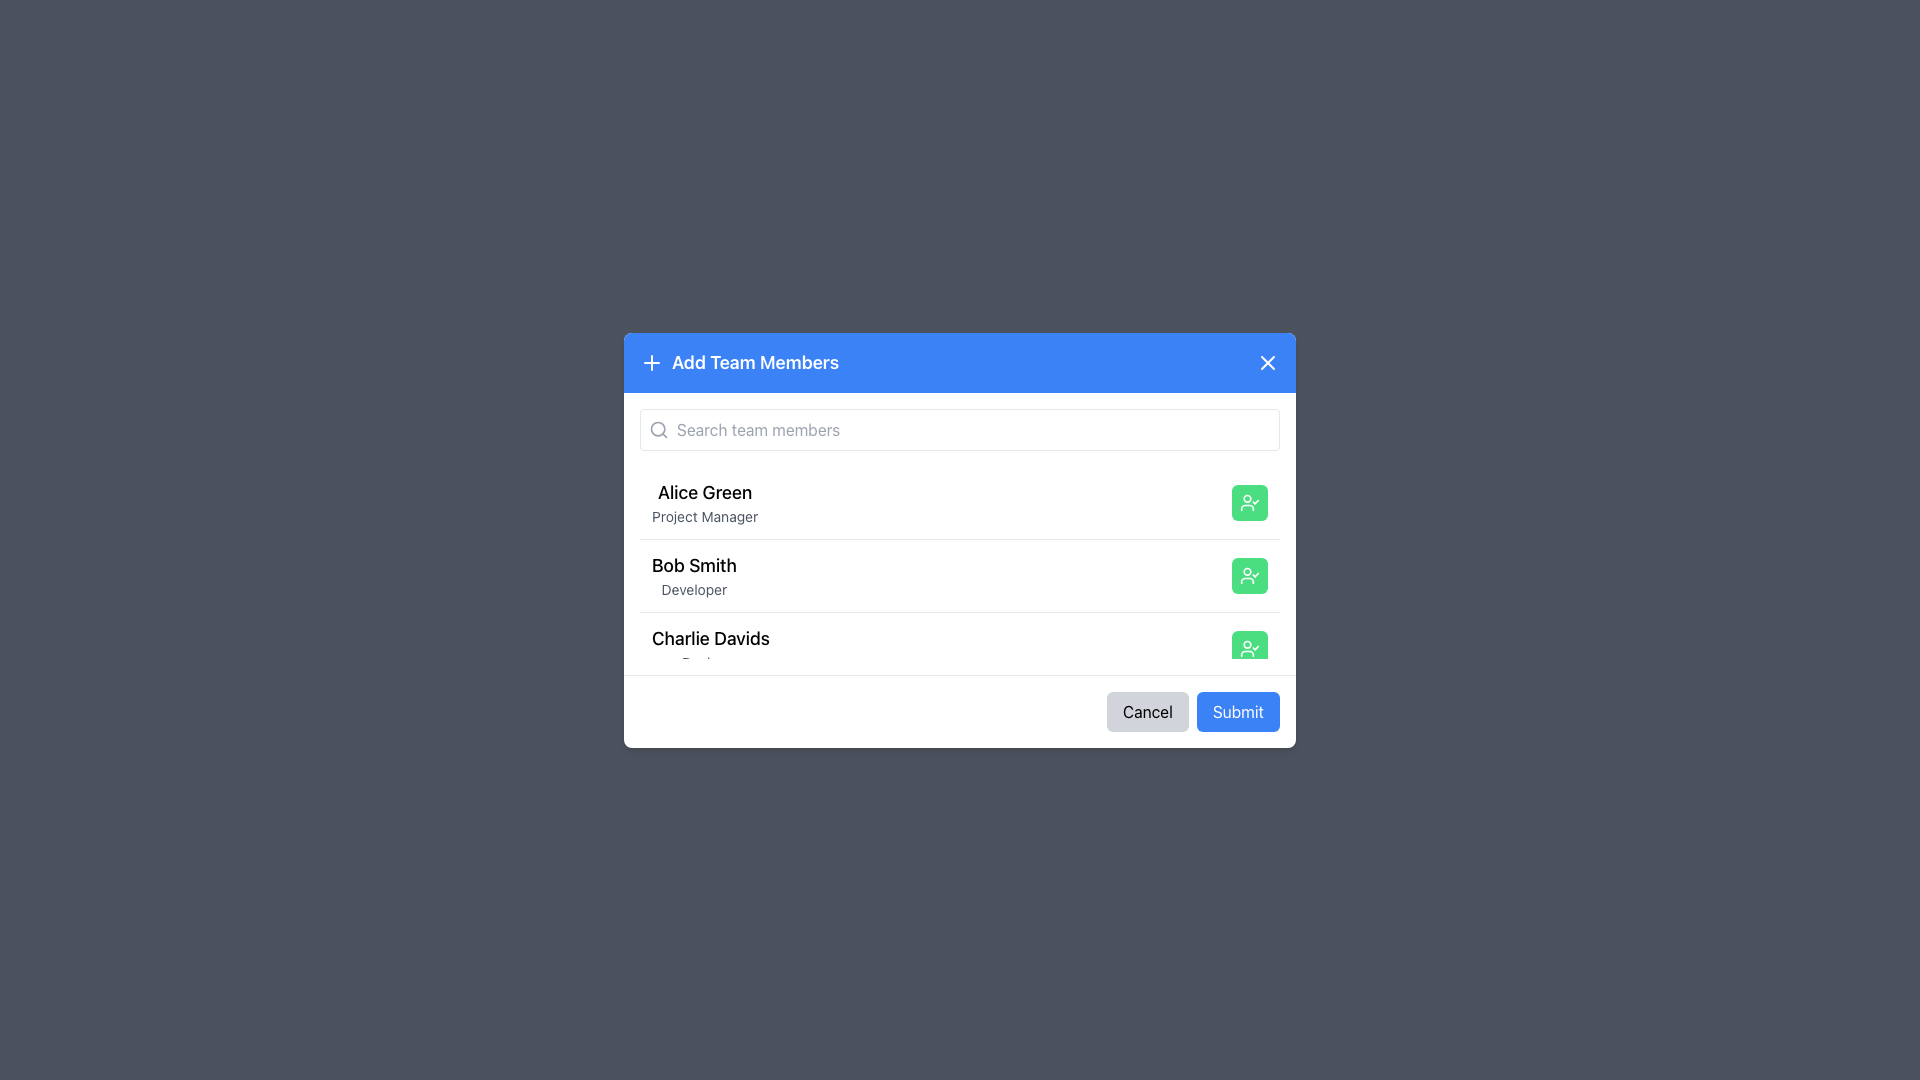 Image resolution: width=1920 pixels, height=1080 pixels. I want to click on the text block displaying 'Alice Green' and 'Project Manager', the first item in the team members list, located below the search bar, so click(705, 501).